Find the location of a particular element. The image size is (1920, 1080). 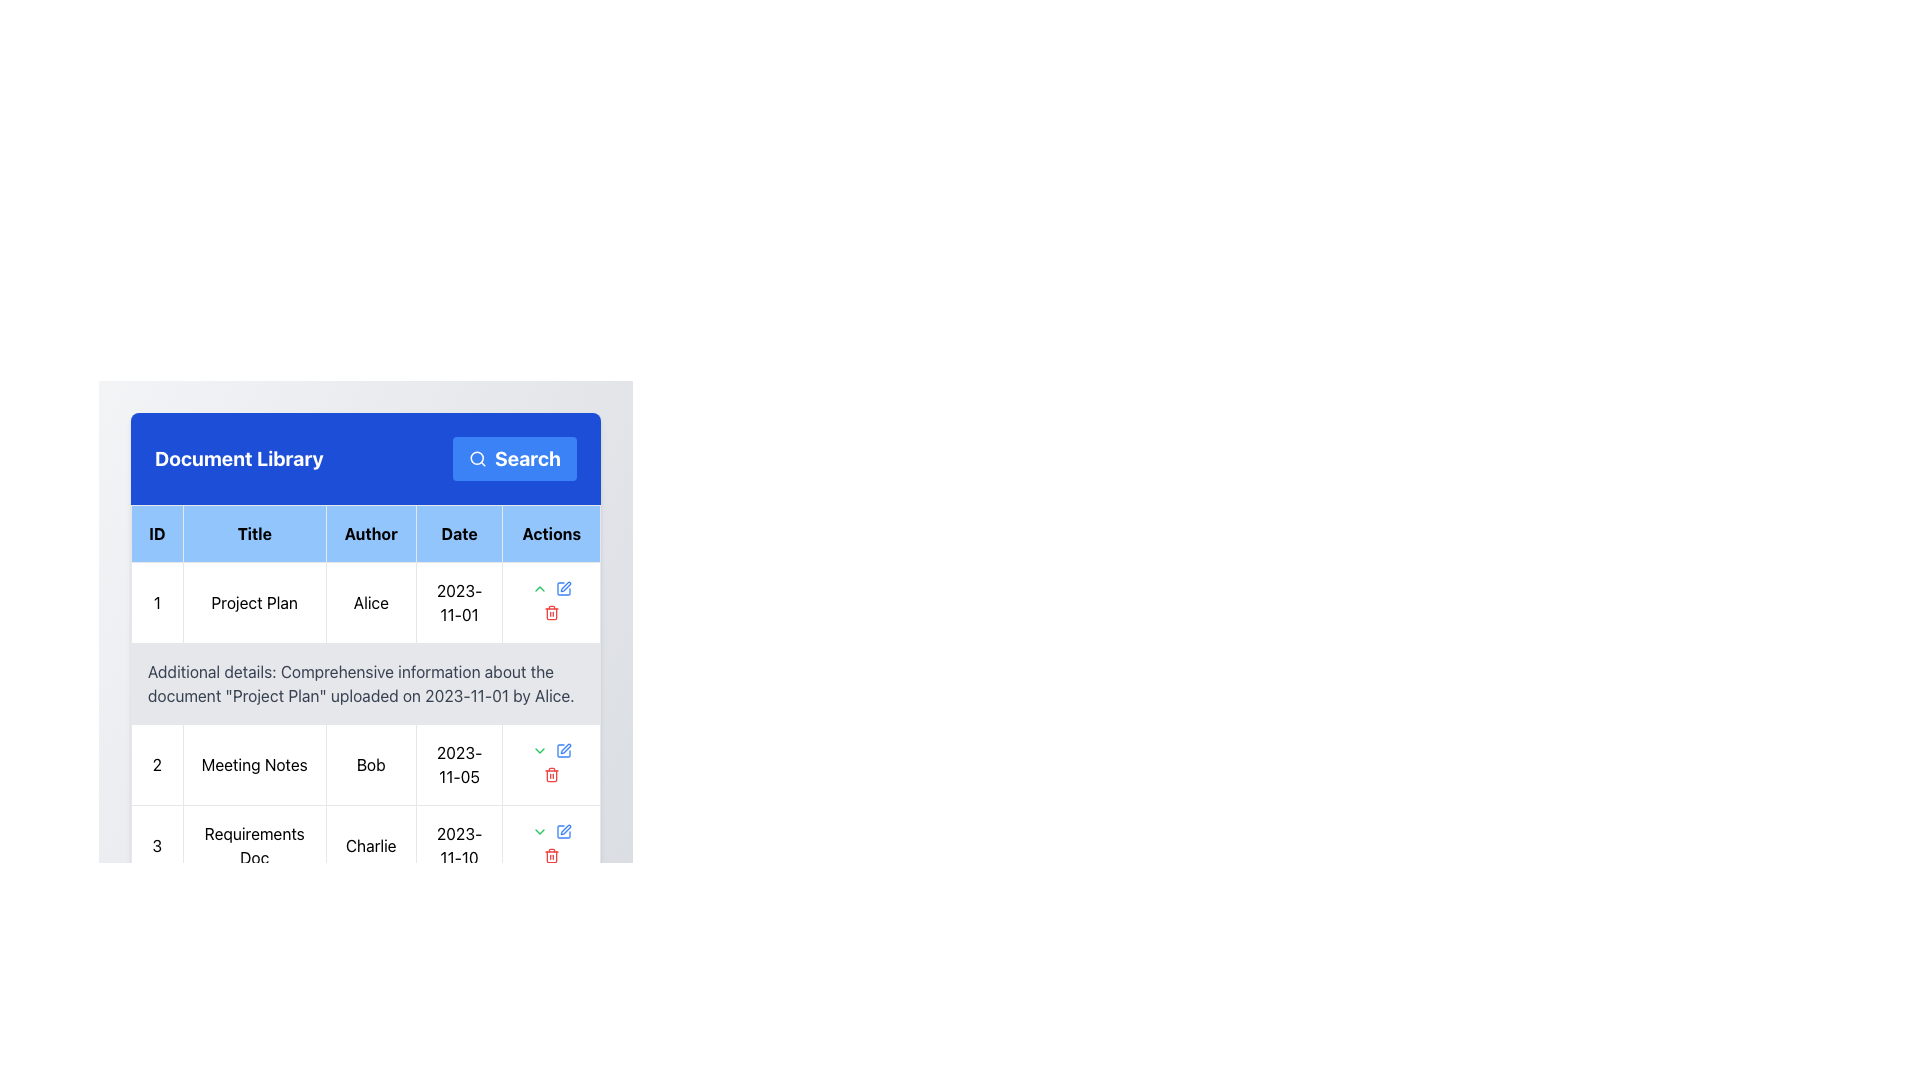

the pen icon in the 'Actions' column of the second row of the 'Document Library' table is located at coordinates (564, 585).